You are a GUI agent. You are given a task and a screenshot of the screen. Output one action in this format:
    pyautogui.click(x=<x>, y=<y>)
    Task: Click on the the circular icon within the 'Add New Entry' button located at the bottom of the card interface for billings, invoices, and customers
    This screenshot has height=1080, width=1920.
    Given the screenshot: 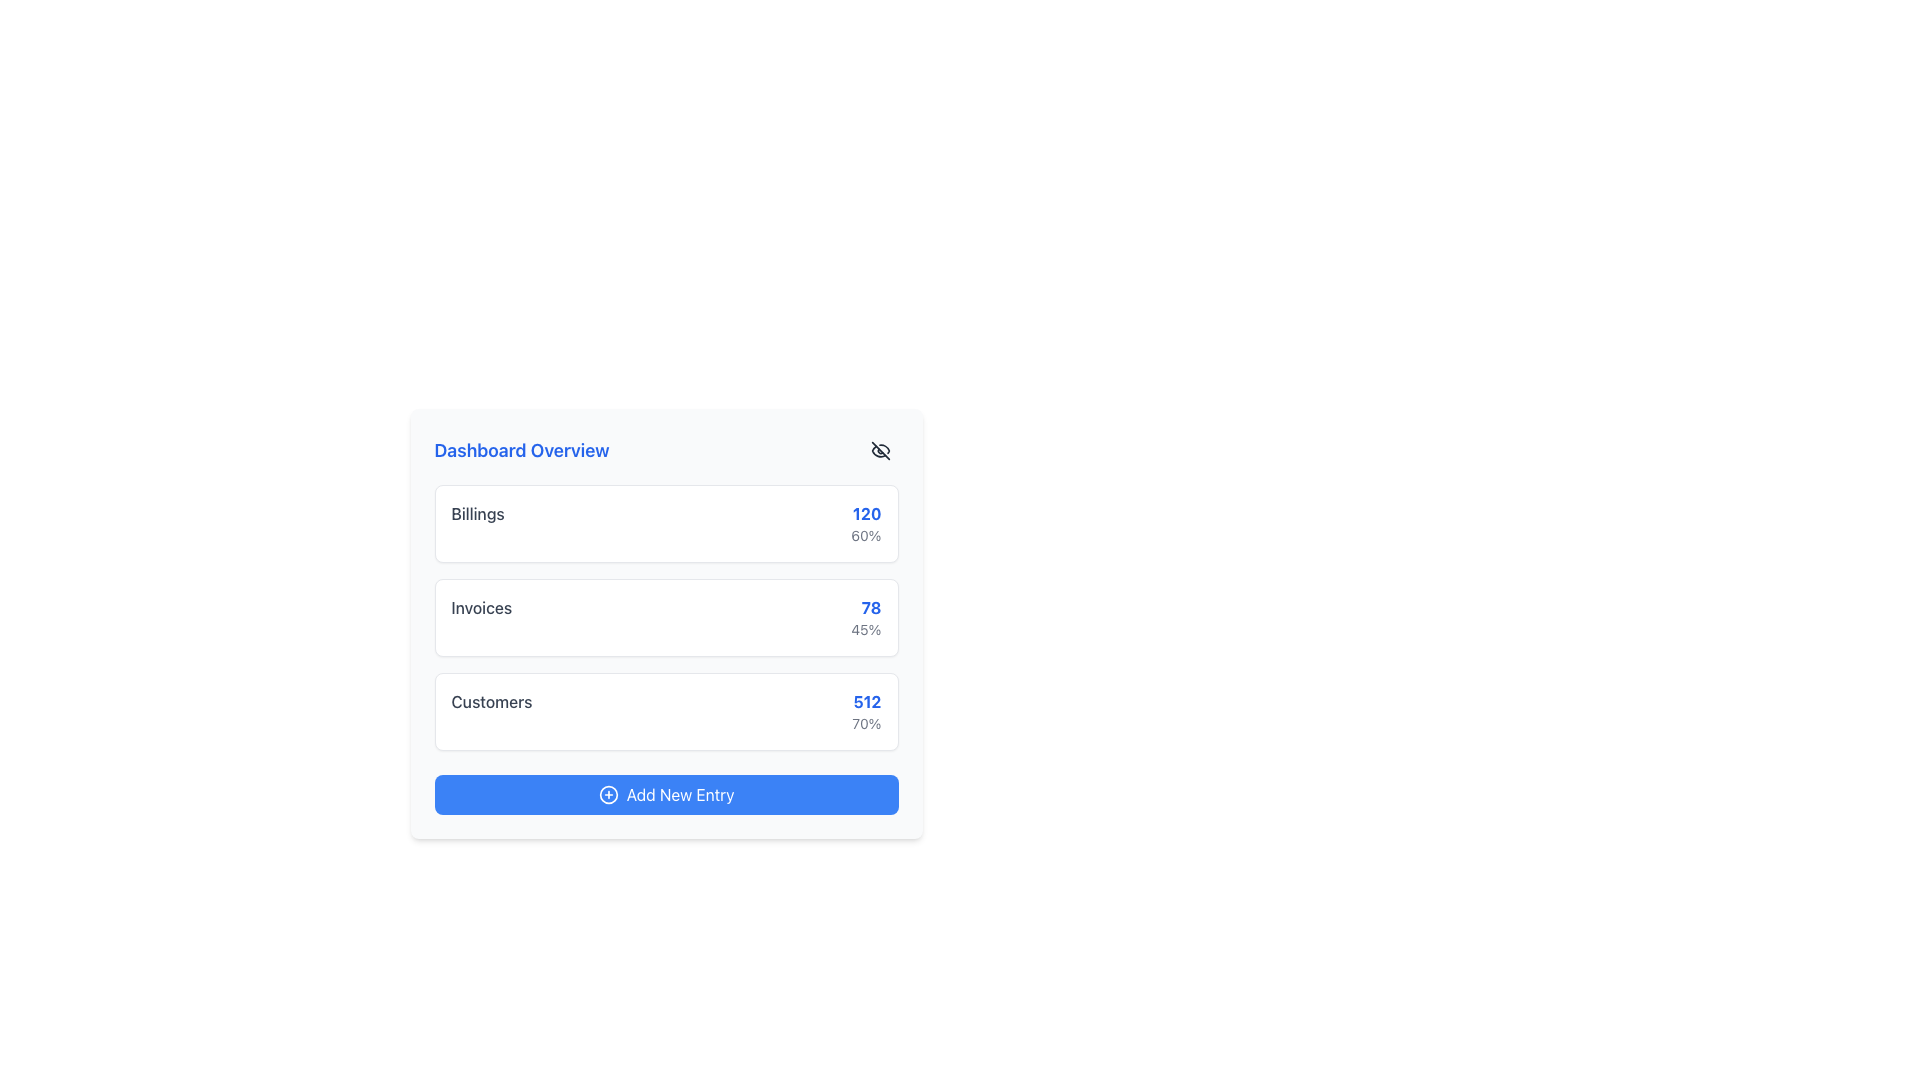 What is the action you would take?
    pyautogui.click(x=607, y=793)
    